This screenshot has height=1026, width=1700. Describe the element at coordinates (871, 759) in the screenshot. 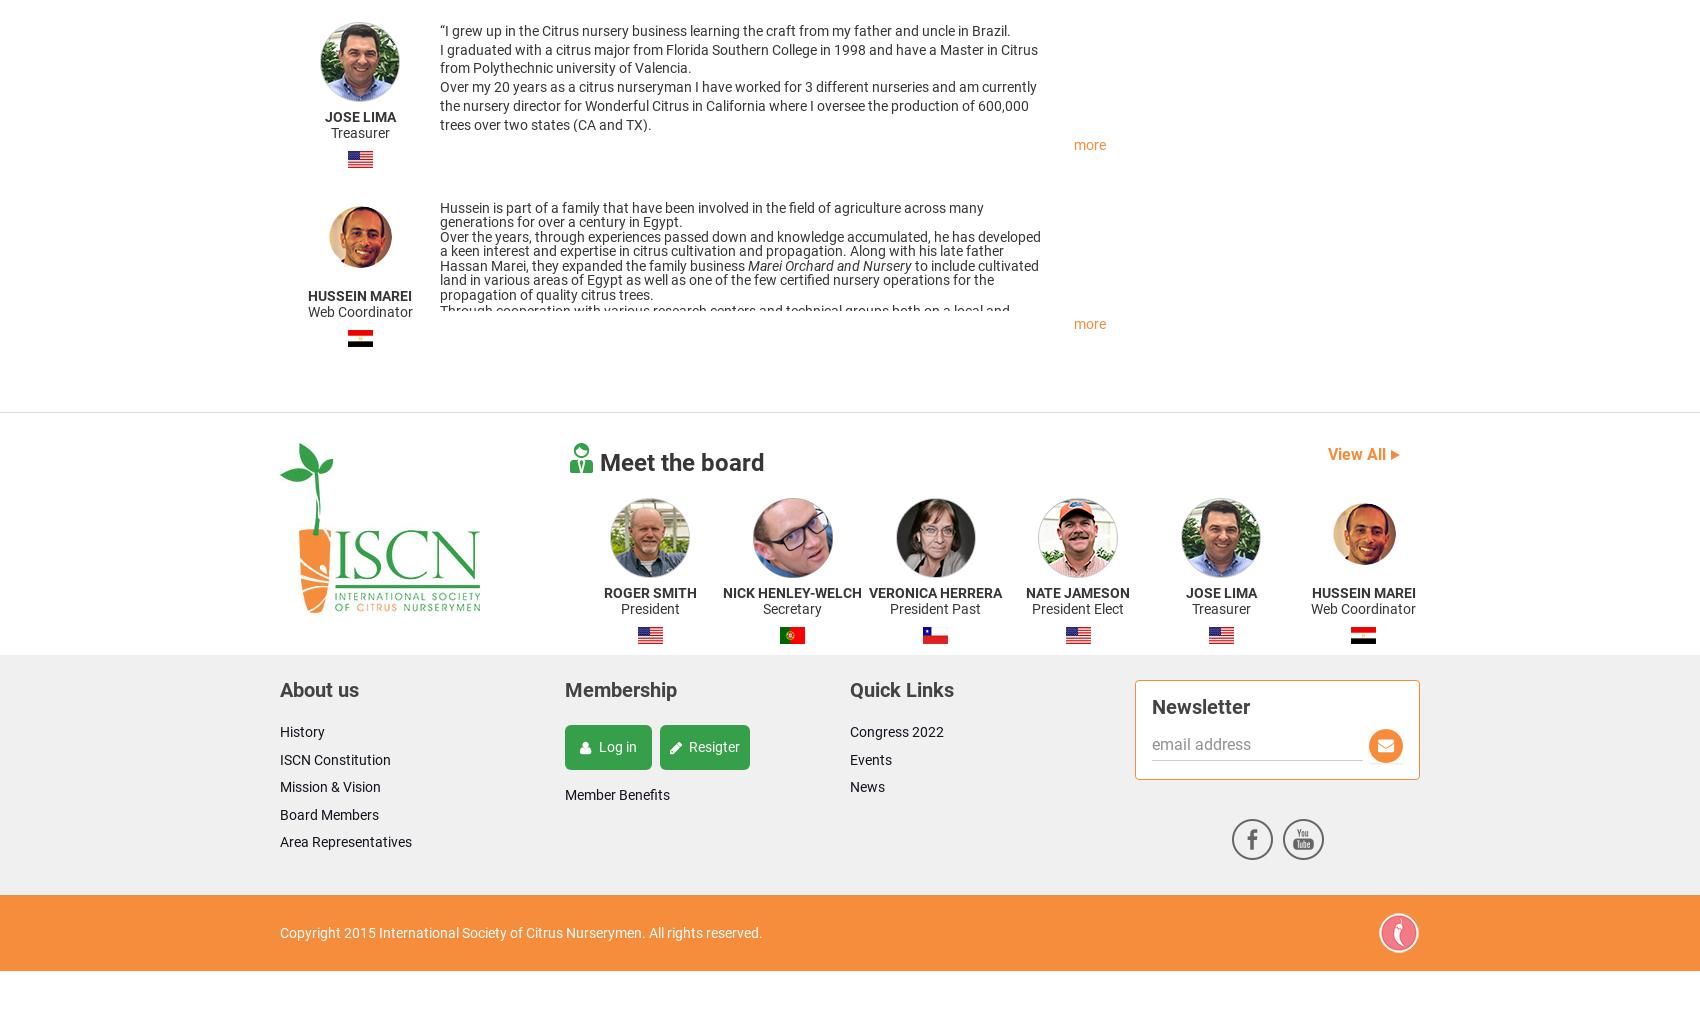

I see `'Events'` at that location.